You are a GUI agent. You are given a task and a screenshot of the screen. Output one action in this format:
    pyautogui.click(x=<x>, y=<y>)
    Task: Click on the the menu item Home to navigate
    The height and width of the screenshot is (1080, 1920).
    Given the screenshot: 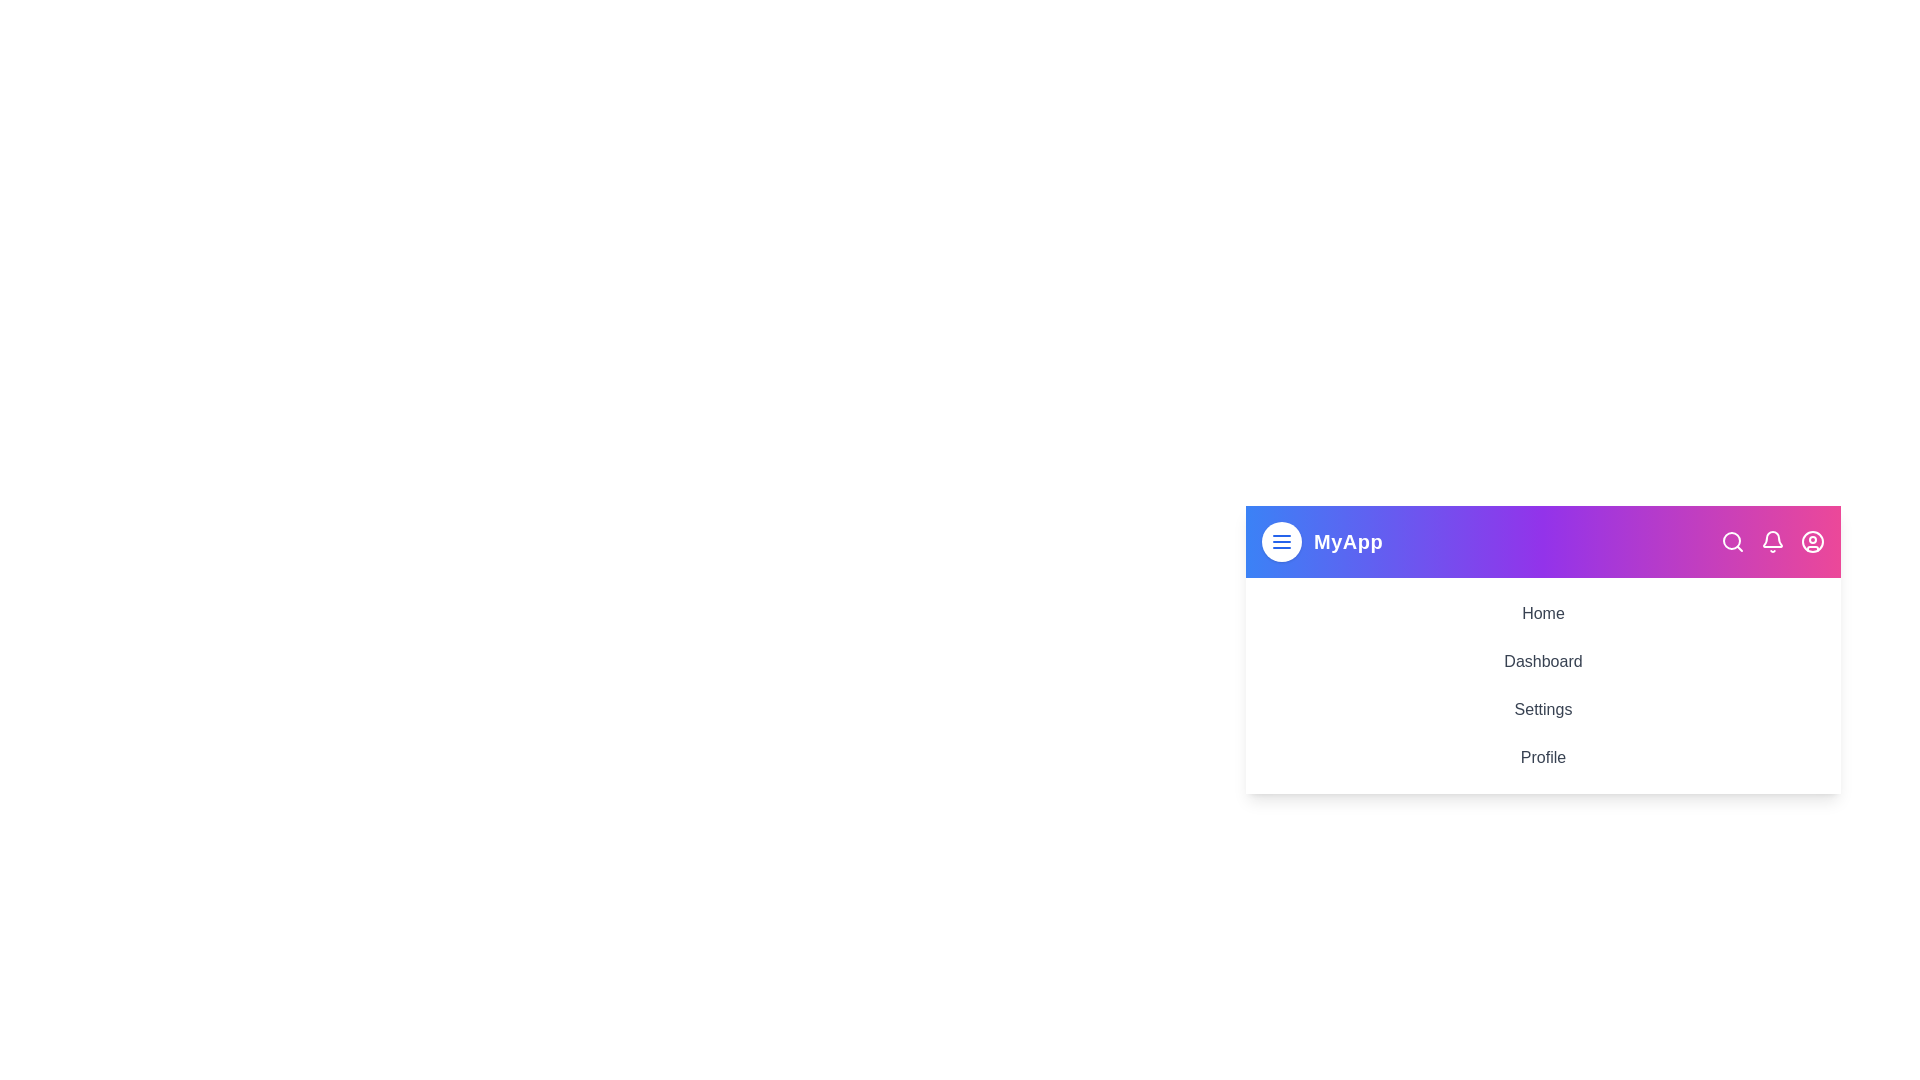 What is the action you would take?
    pyautogui.click(x=1542, y=612)
    